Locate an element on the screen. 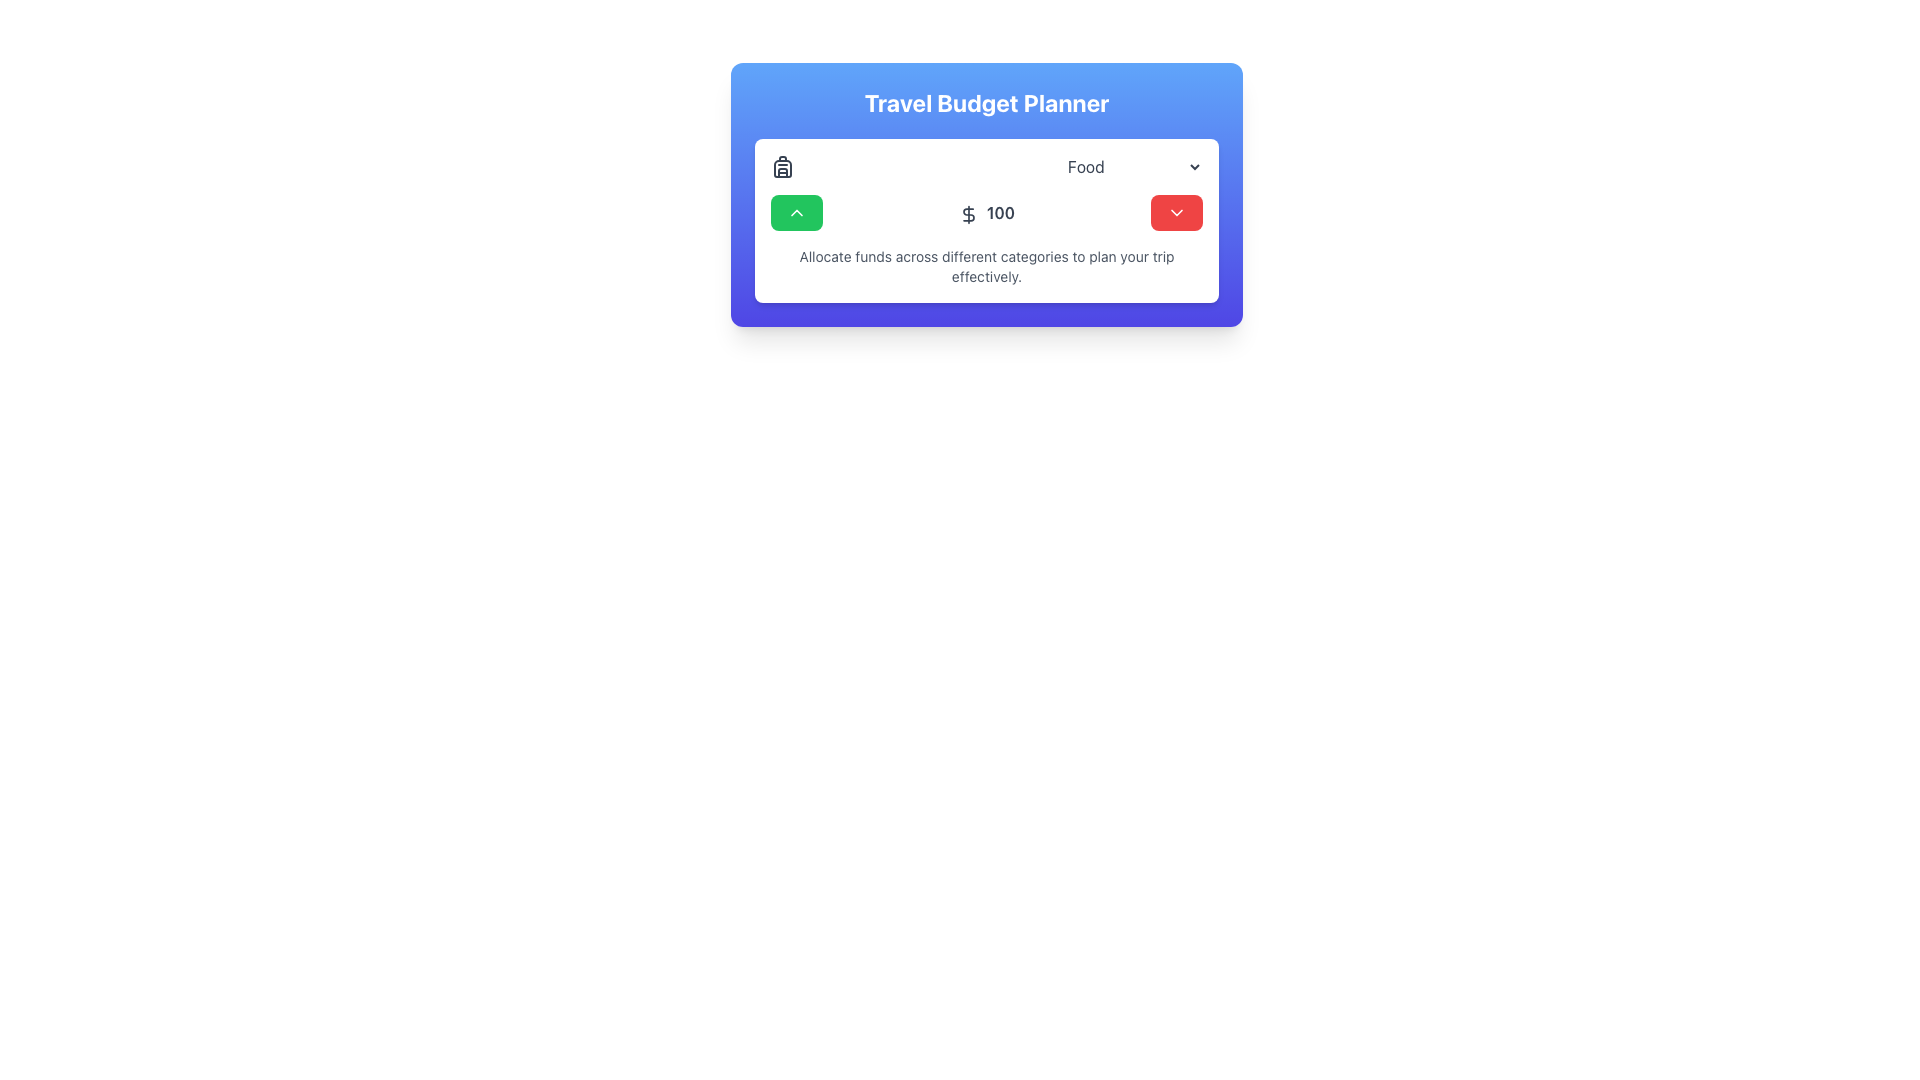 The width and height of the screenshot is (1920, 1080). the dollar sign icon in the Travel Budget Planner interface, located to the left of the numeric display '100' is located at coordinates (968, 214).